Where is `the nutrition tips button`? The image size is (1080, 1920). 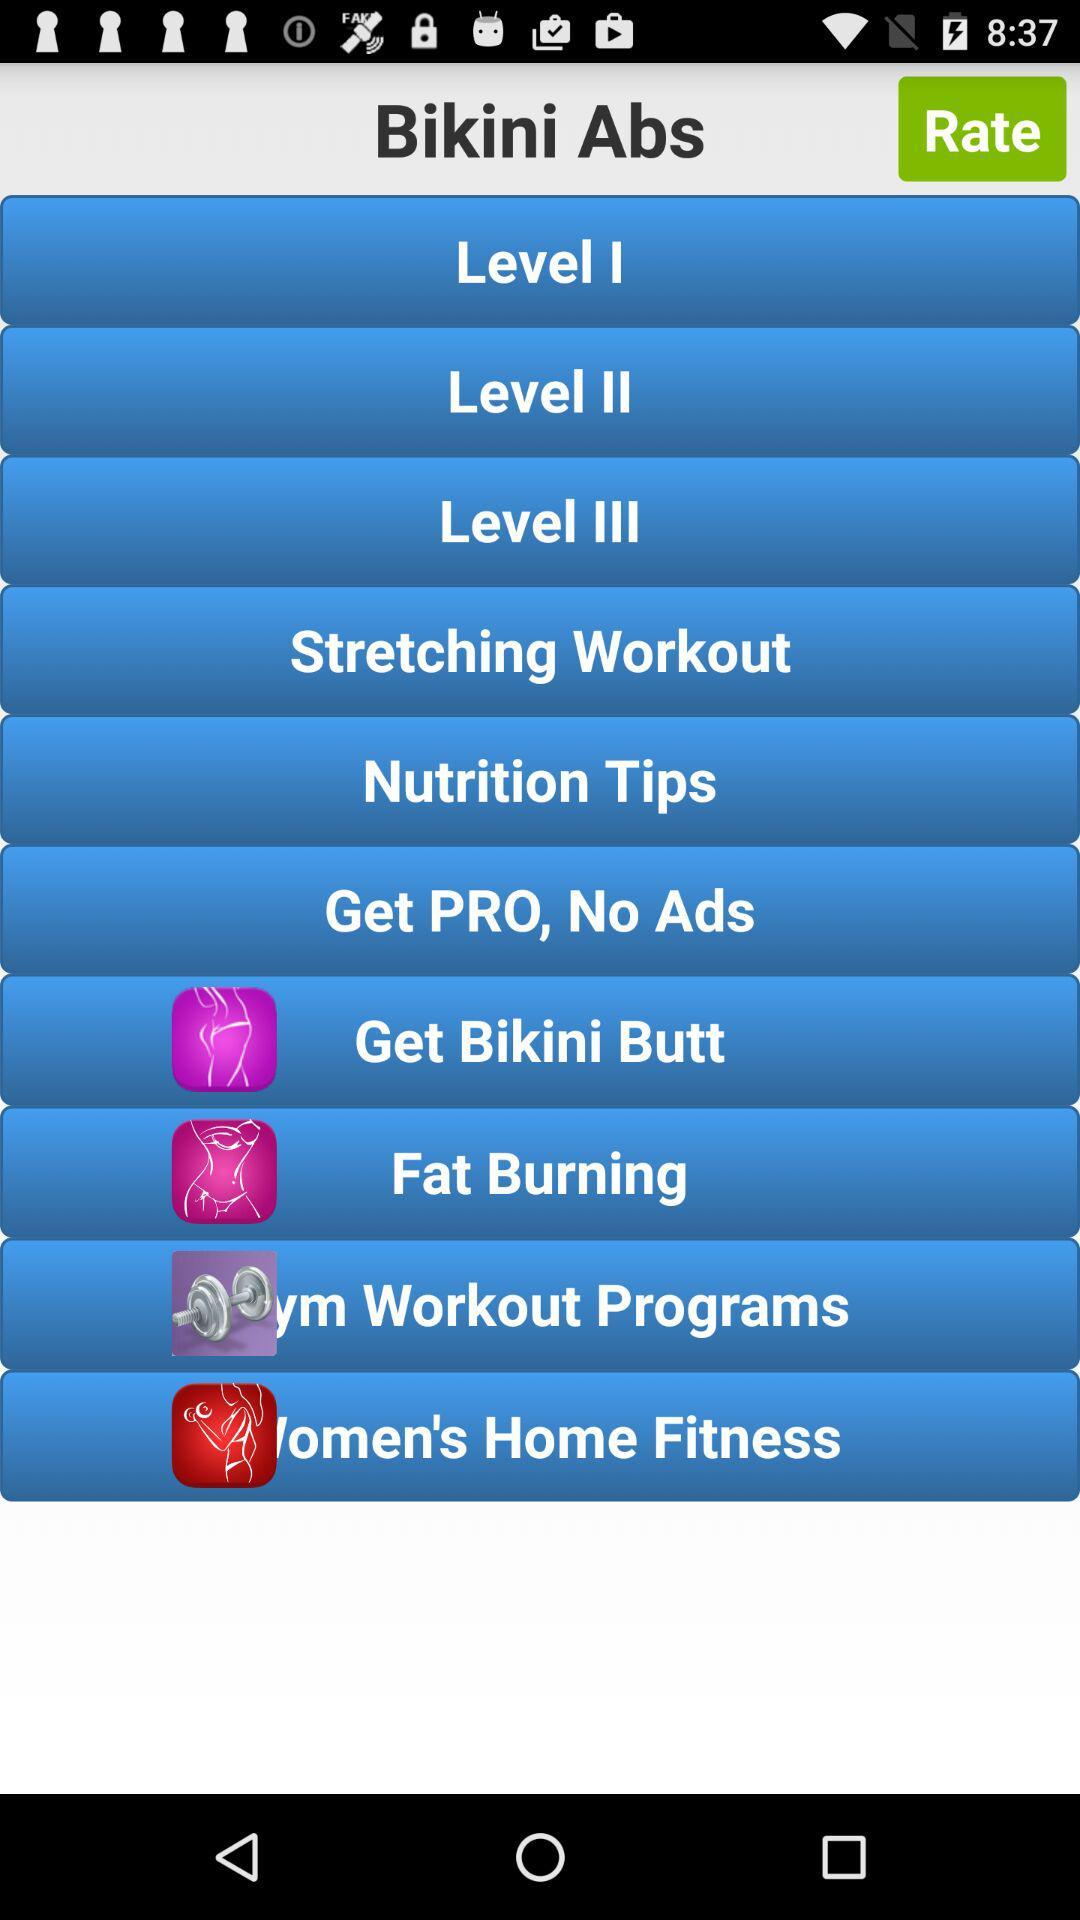
the nutrition tips button is located at coordinates (540, 777).